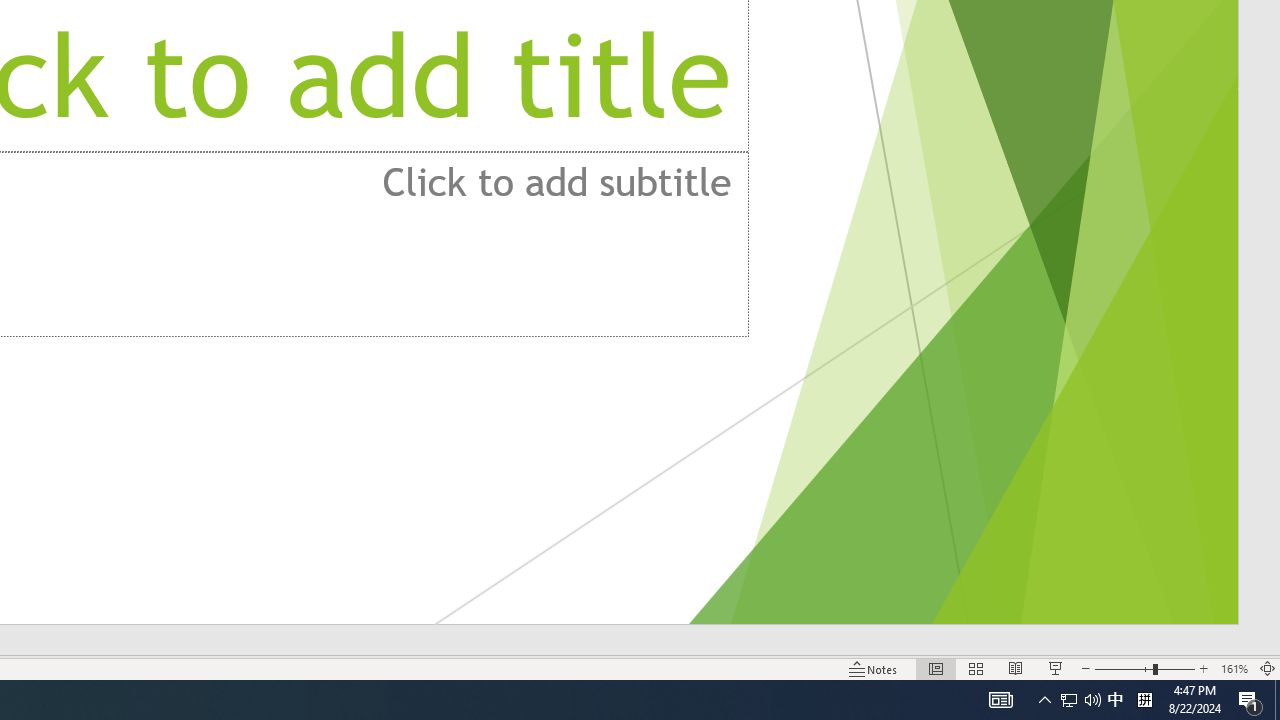 This screenshot has height=720, width=1280. What do you see at coordinates (1144, 669) in the screenshot?
I see `'Zoom'` at bounding box center [1144, 669].